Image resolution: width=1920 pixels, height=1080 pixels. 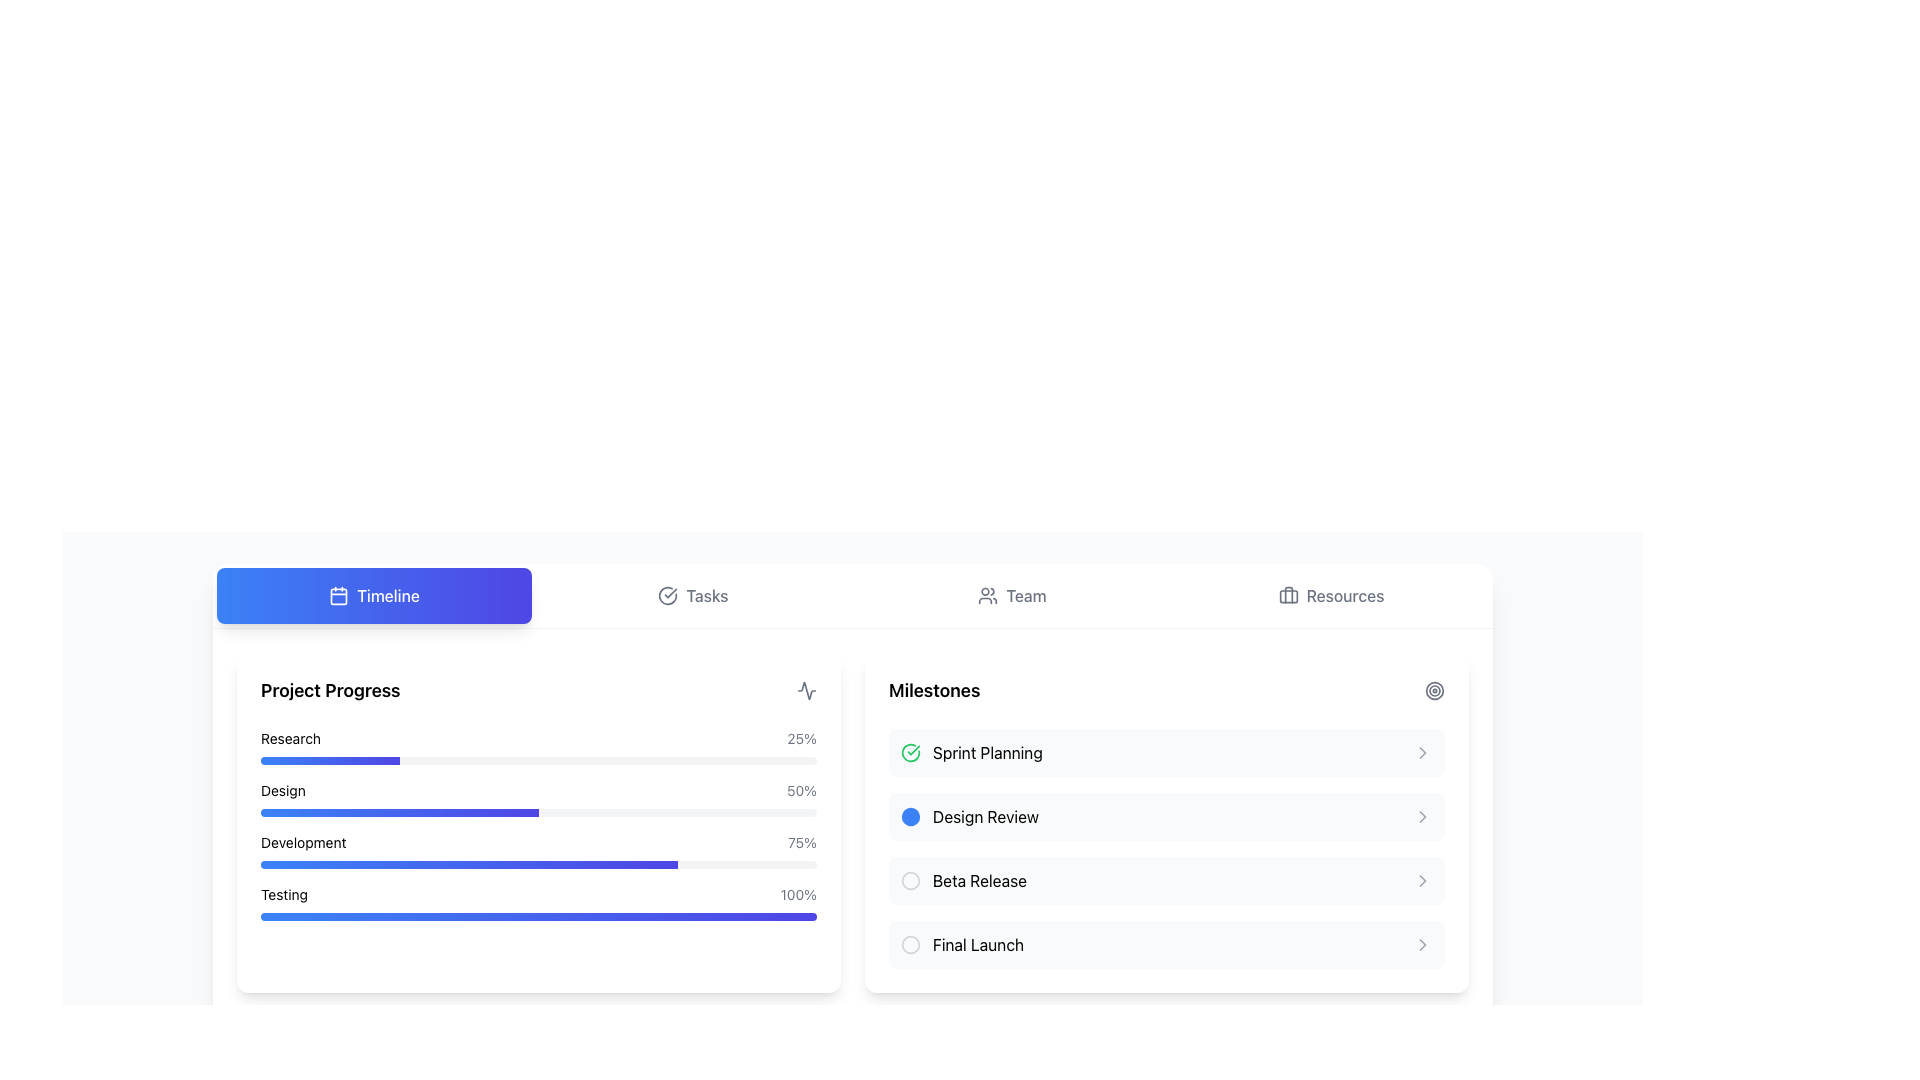 I want to click on the 'Beta Release' label with a circular icon, located under the 'Milestones' section, so click(x=964, y=879).